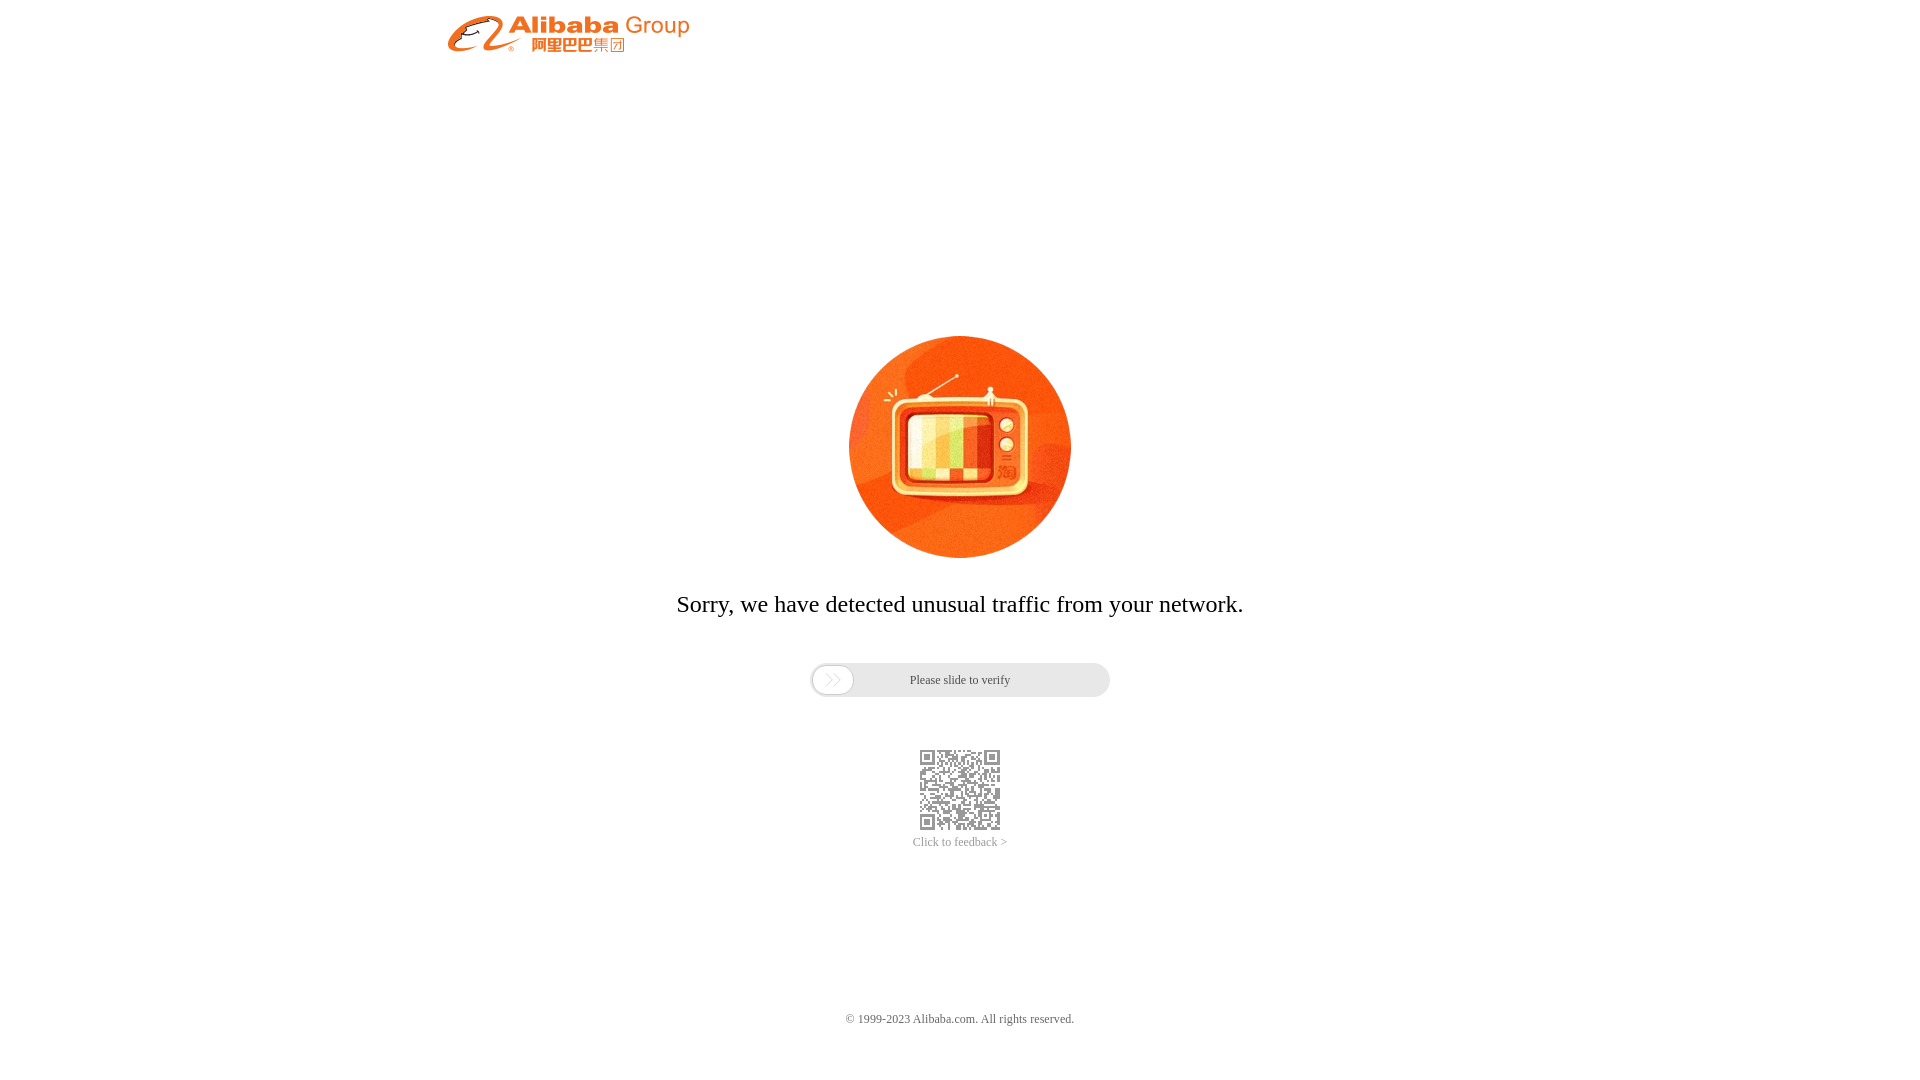 The height and width of the screenshot is (1080, 1920). Describe the element at coordinates (960, 842) in the screenshot. I see `'Click to feedback >'` at that location.